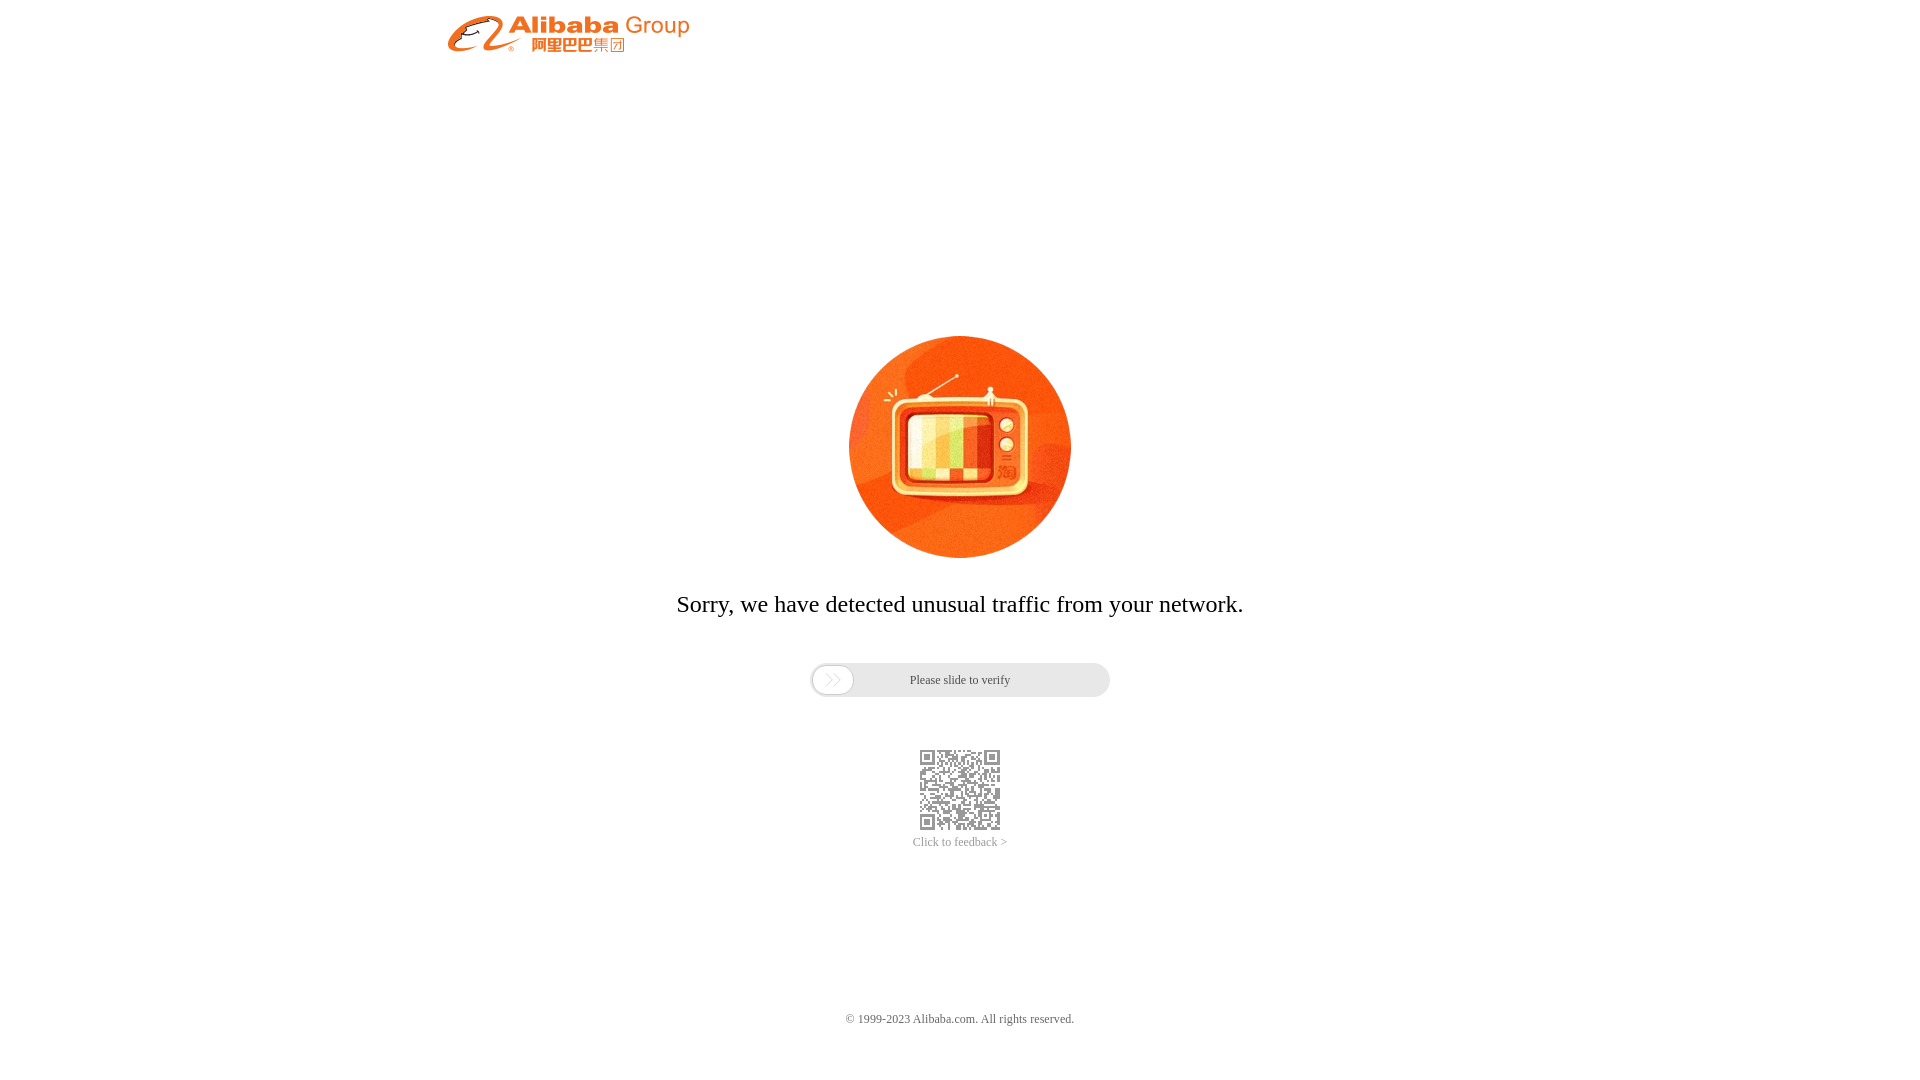 The height and width of the screenshot is (1080, 1920). Describe the element at coordinates (960, 842) in the screenshot. I see `'Click to feedback >'` at that location.